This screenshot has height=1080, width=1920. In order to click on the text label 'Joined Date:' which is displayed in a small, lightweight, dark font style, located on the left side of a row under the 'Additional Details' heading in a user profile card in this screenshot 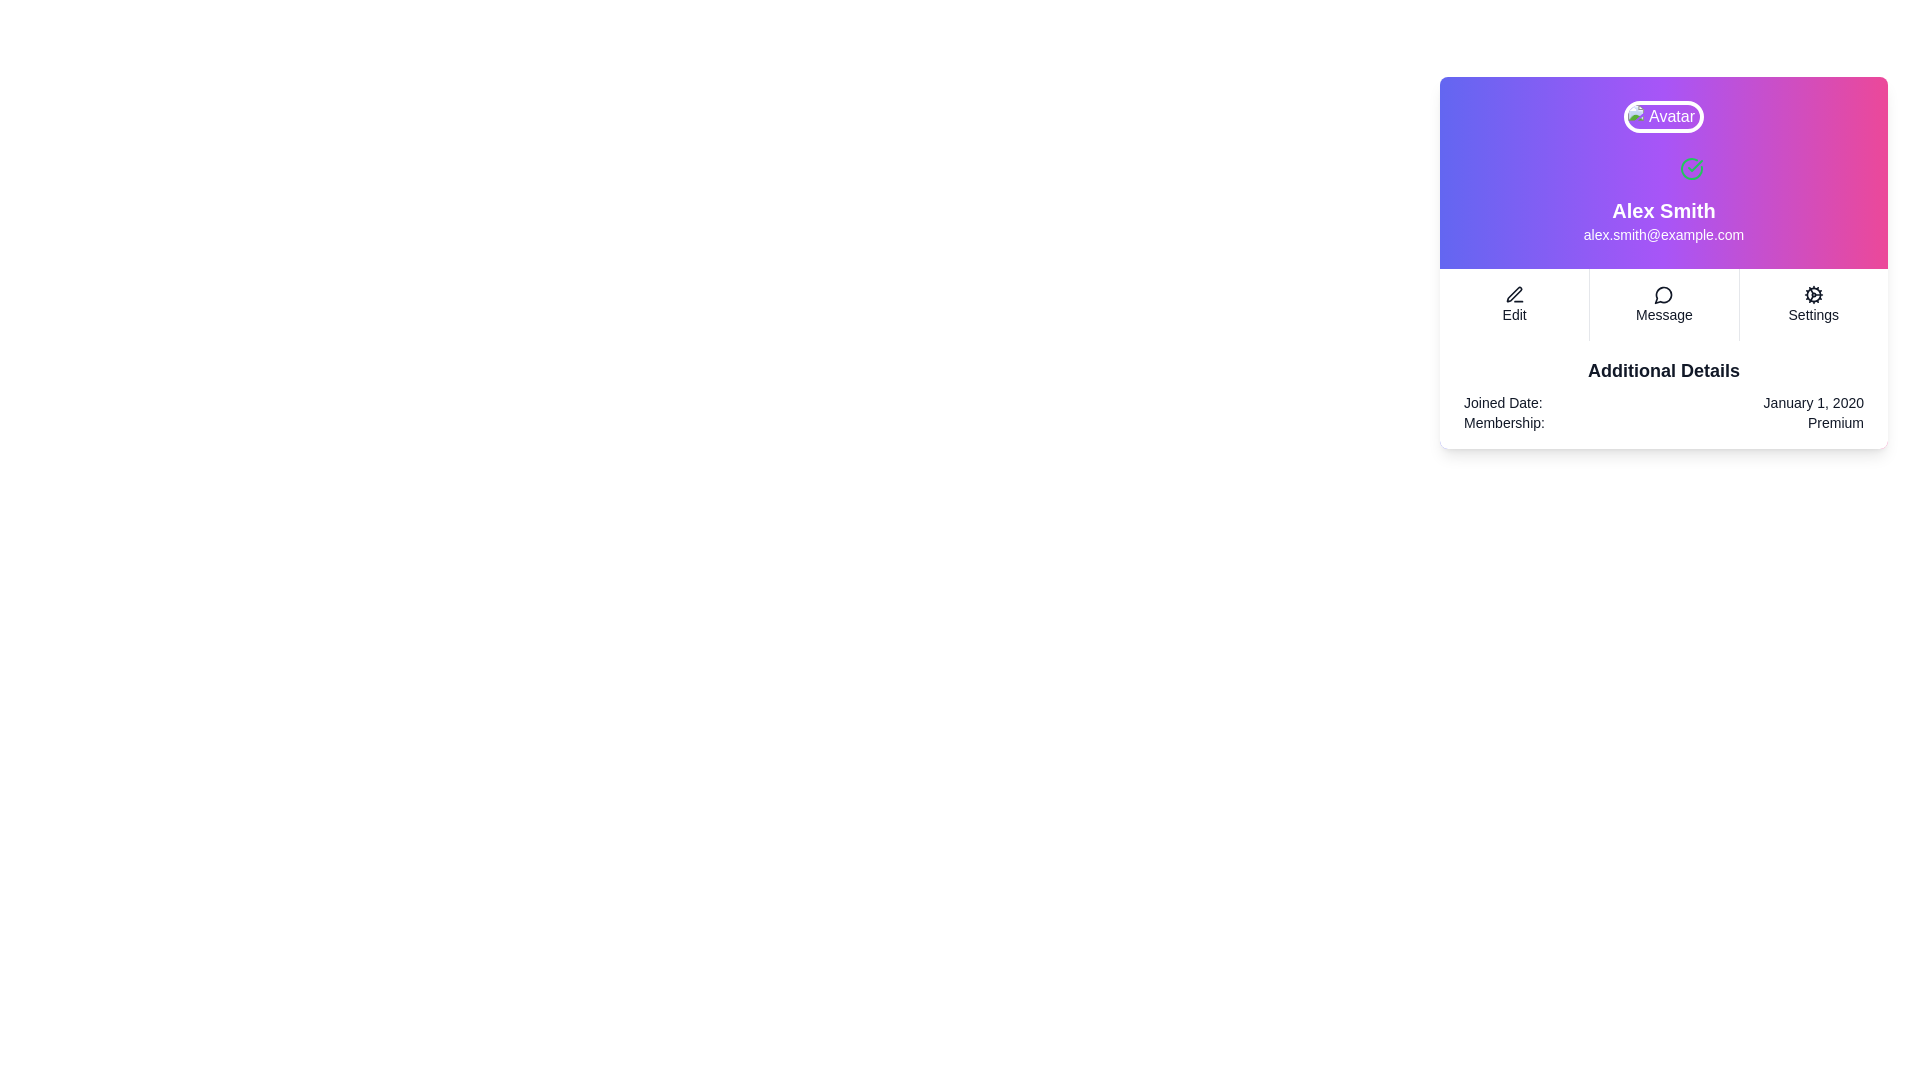, I will do `click(1503, 402)`.